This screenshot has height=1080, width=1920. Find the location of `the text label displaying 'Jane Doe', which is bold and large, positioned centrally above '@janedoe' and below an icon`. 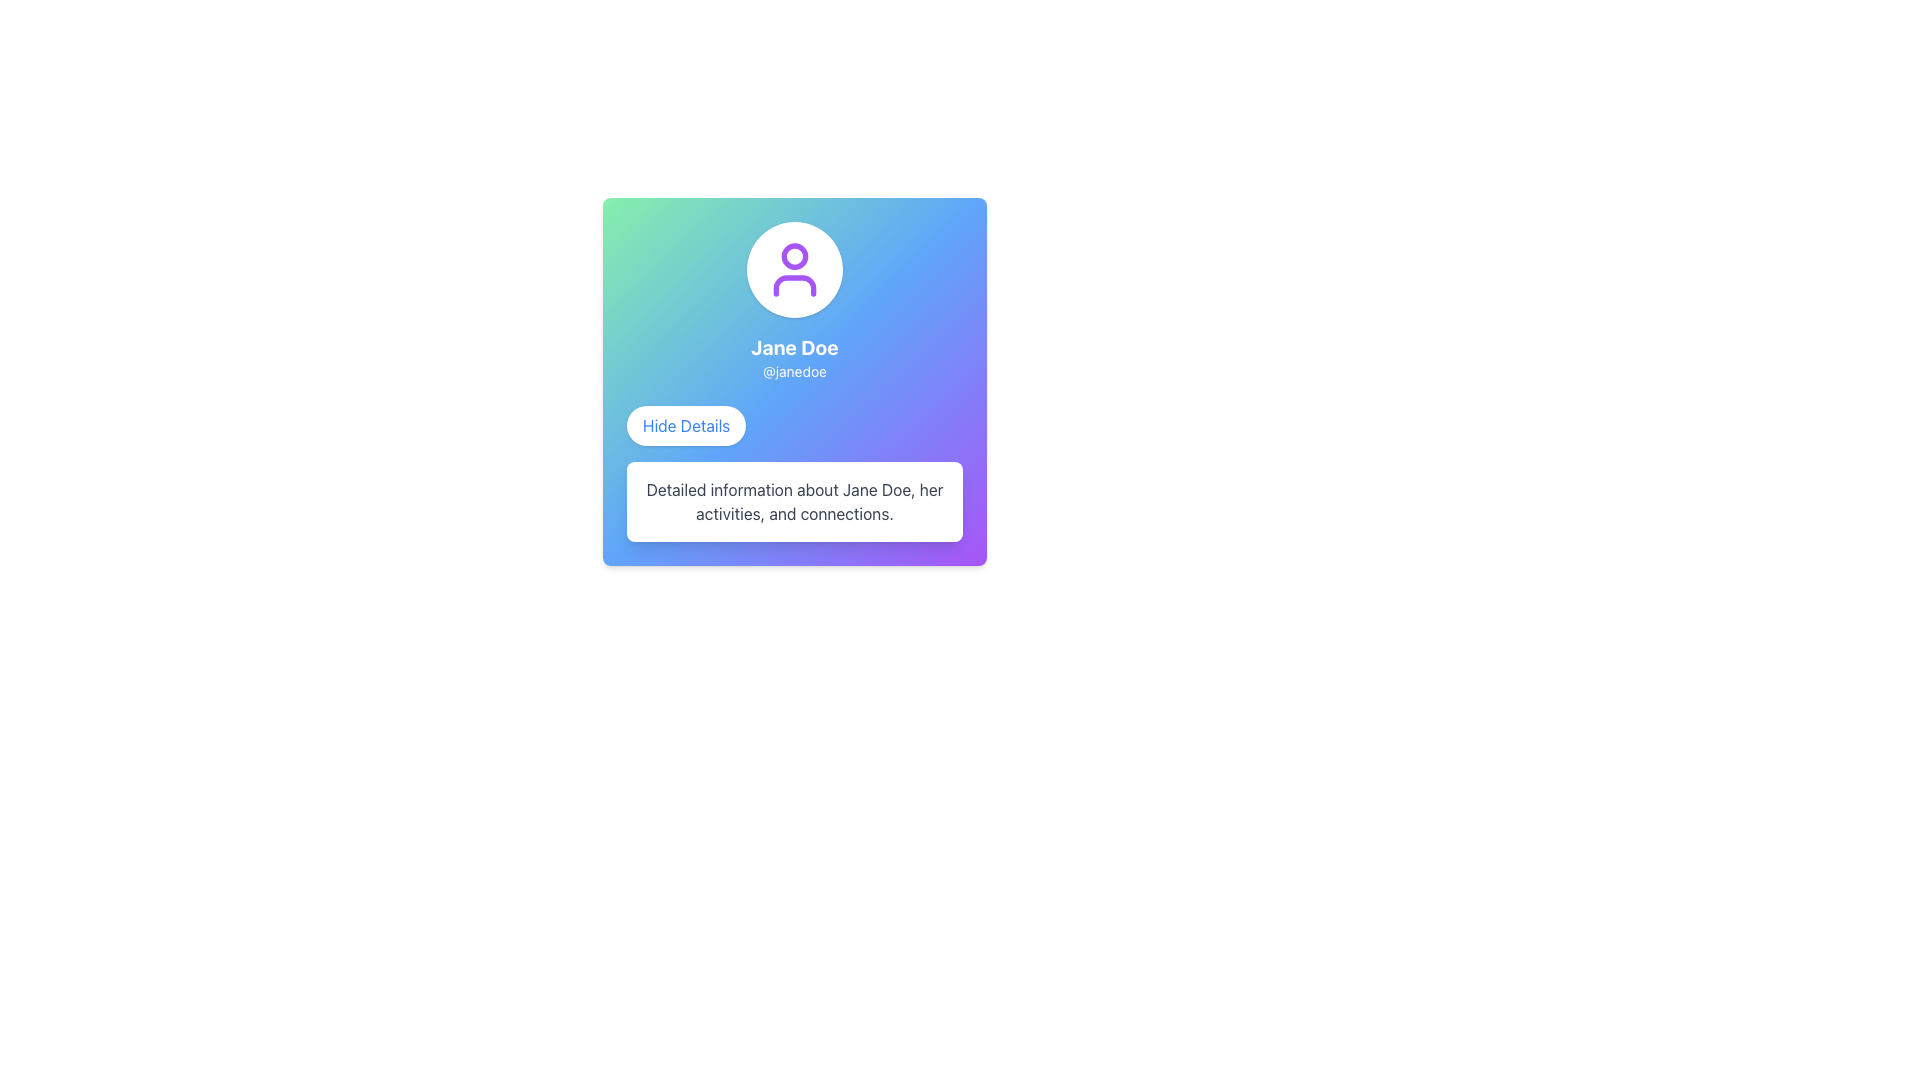

the text label displaying 'Jane Doe', which is bold and large, positioned centrally above '@janedoe' and below an icon is located at coordinates (794, 346).